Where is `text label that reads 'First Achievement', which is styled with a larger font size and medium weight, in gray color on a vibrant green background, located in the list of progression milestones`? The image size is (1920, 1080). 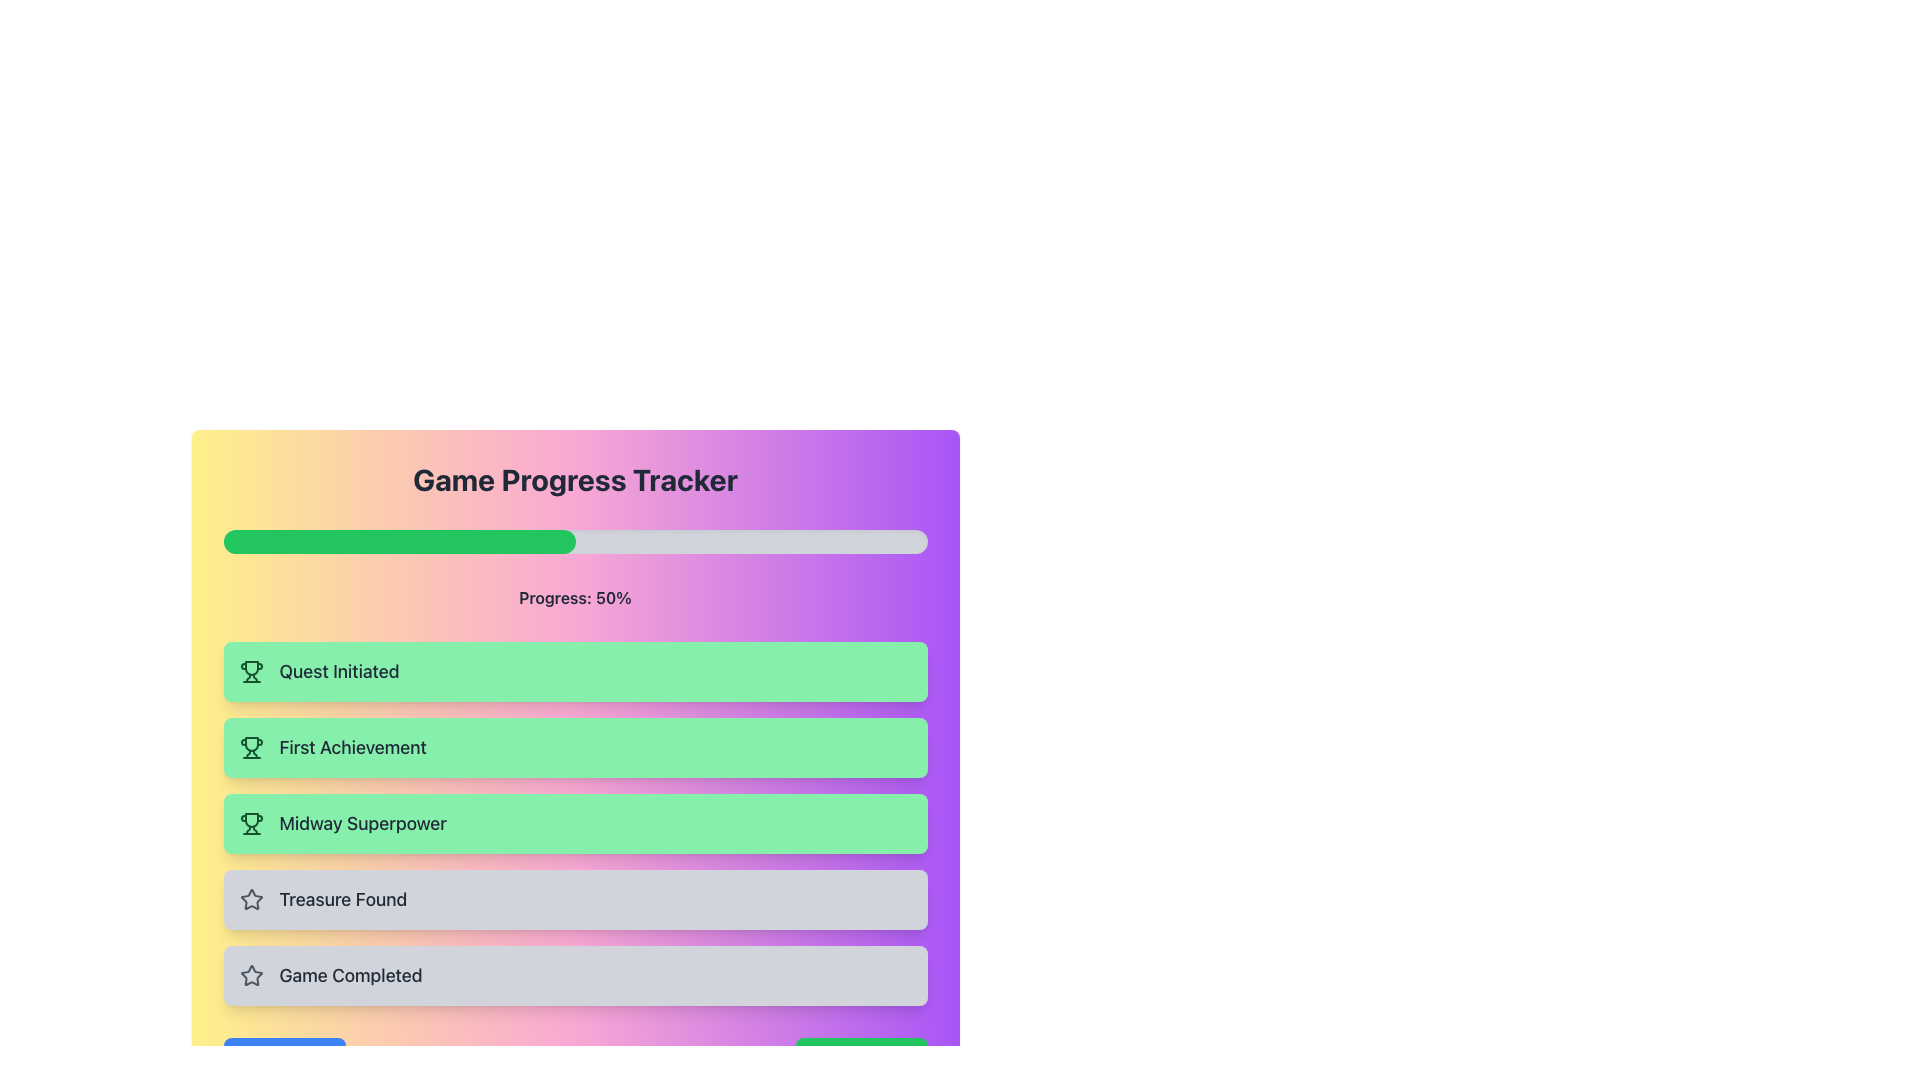
text label that reads 'First Achievement', which is styled with a larger font size and medium weight, in gray color on a vibrant green background, located in the list of progression milestones is located at coordinates (353, 748).